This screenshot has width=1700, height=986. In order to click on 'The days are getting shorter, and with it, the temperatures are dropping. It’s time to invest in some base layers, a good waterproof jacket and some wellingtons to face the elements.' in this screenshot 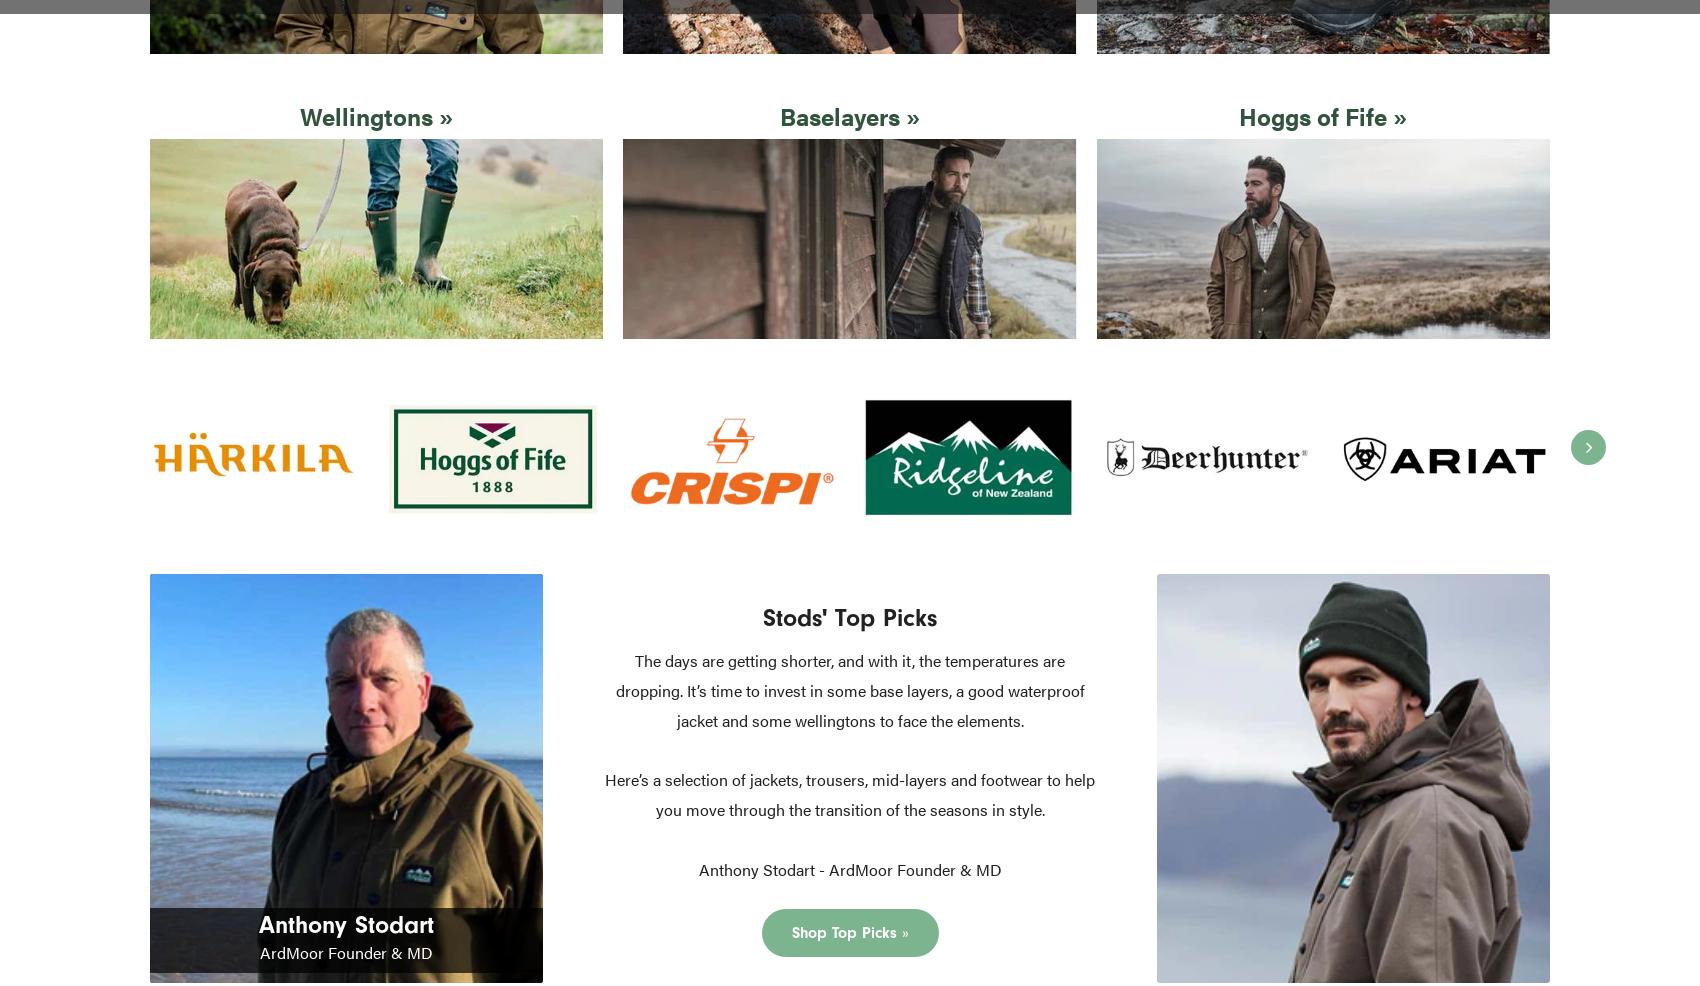, I will do `click(614, 688)`.